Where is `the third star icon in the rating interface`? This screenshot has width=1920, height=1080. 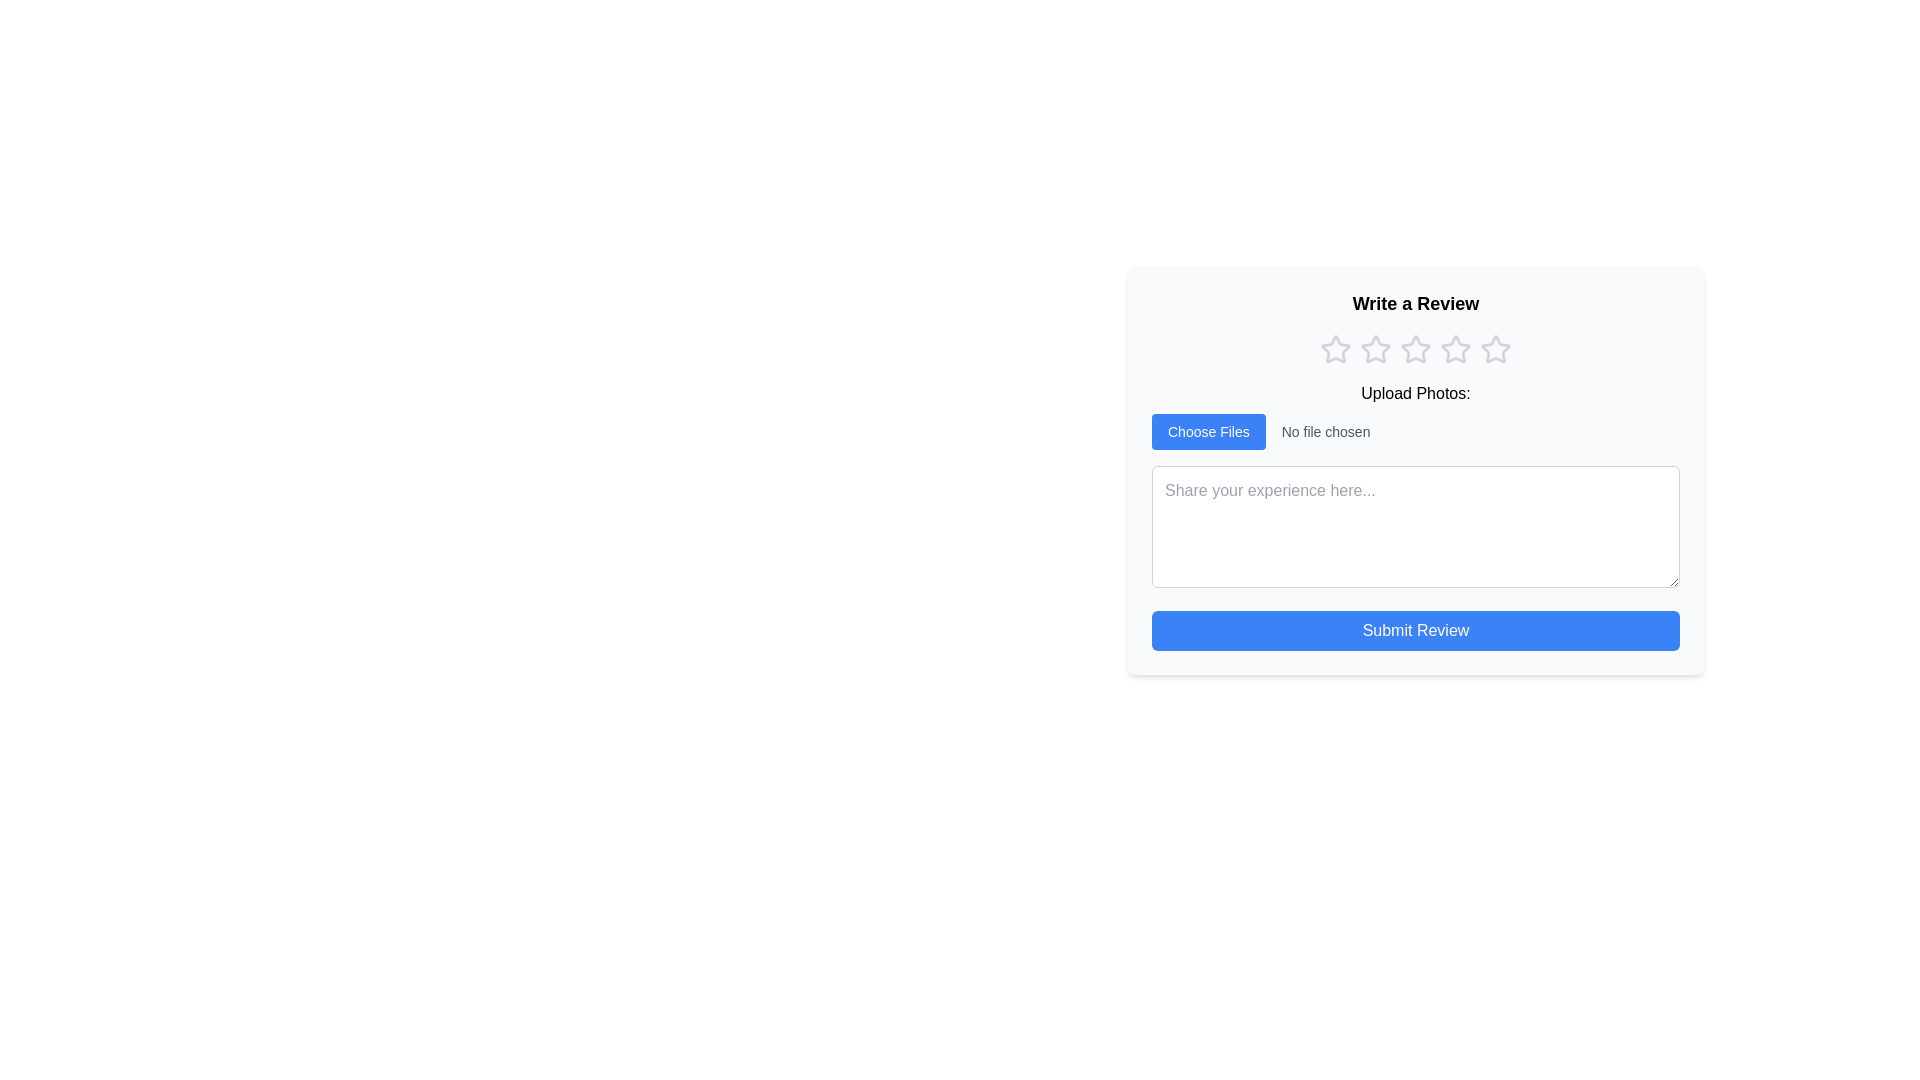
the third star icon in the rating interface is located at coordinates (1415, 349).